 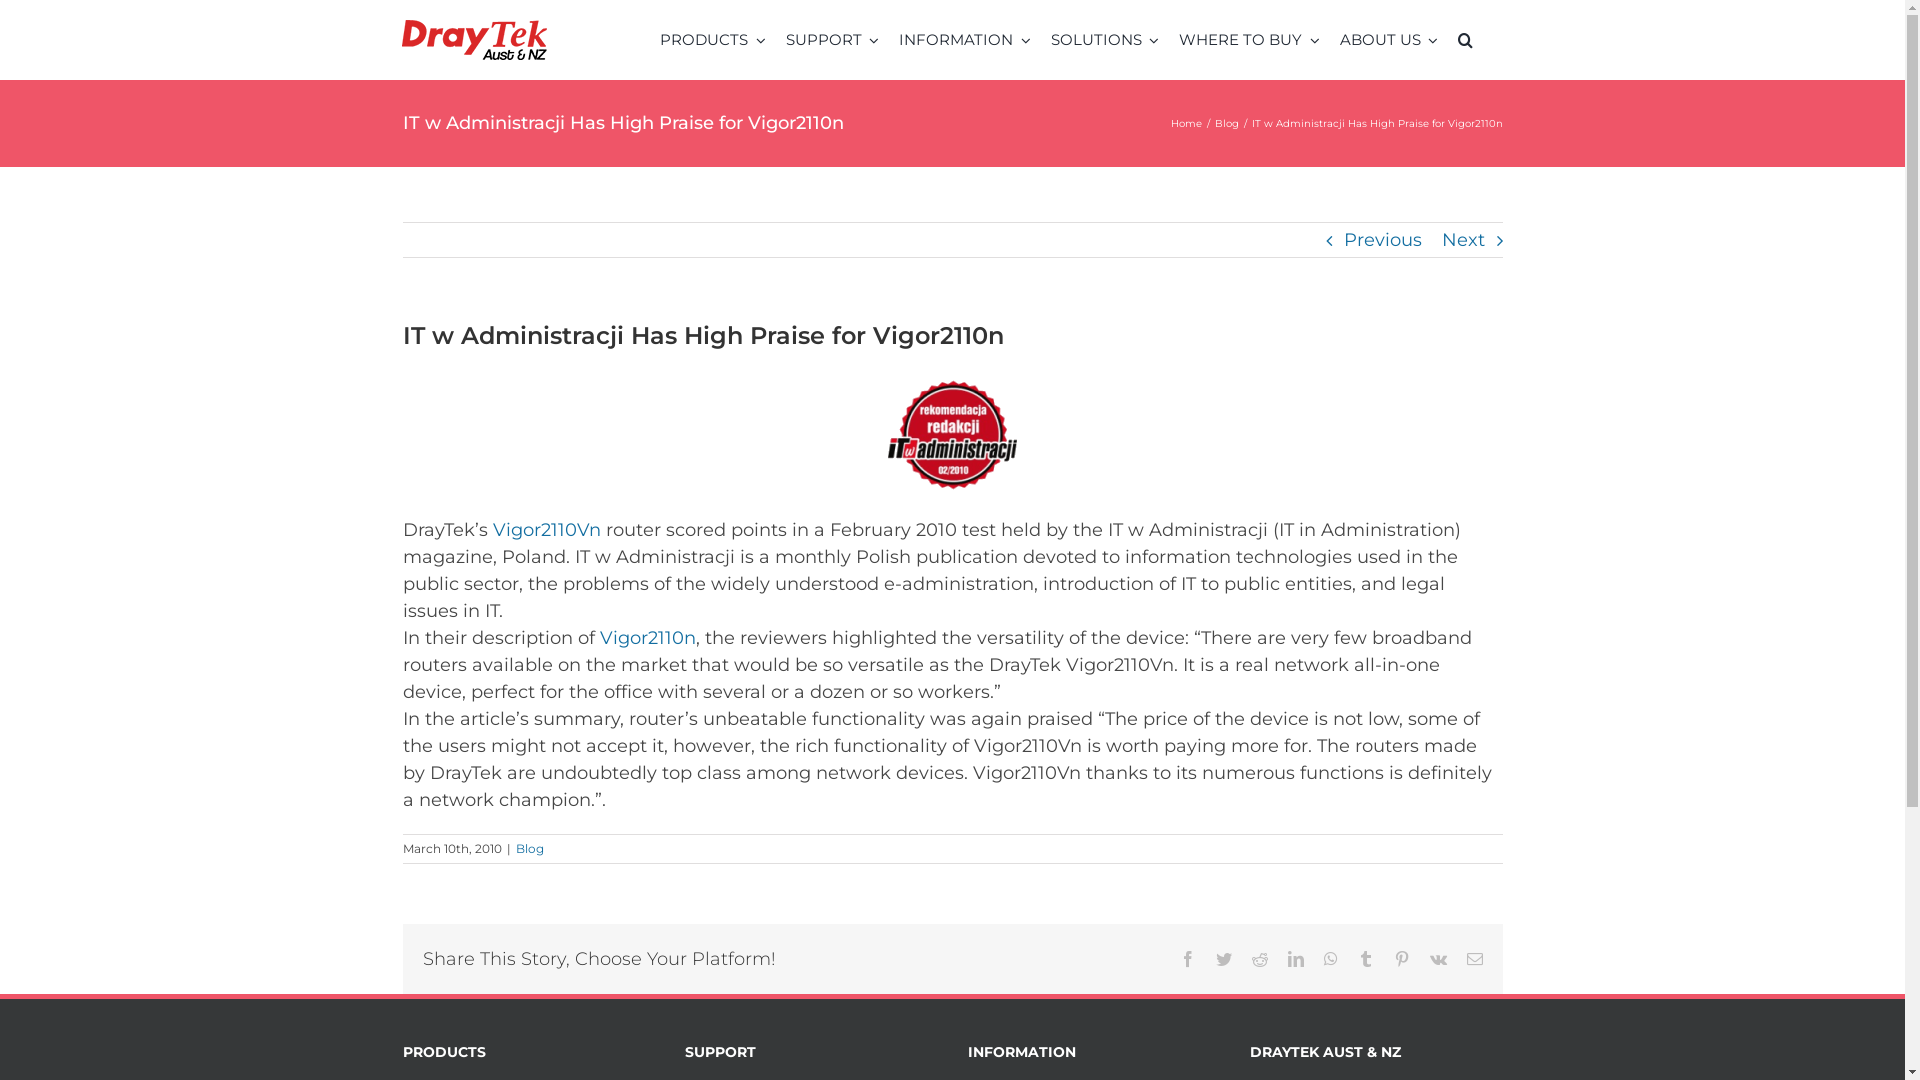 What do you see at coordinates (599, 637) in the screenshot?
I see `'Vigor2110n'` at bounding box center [599, 637].